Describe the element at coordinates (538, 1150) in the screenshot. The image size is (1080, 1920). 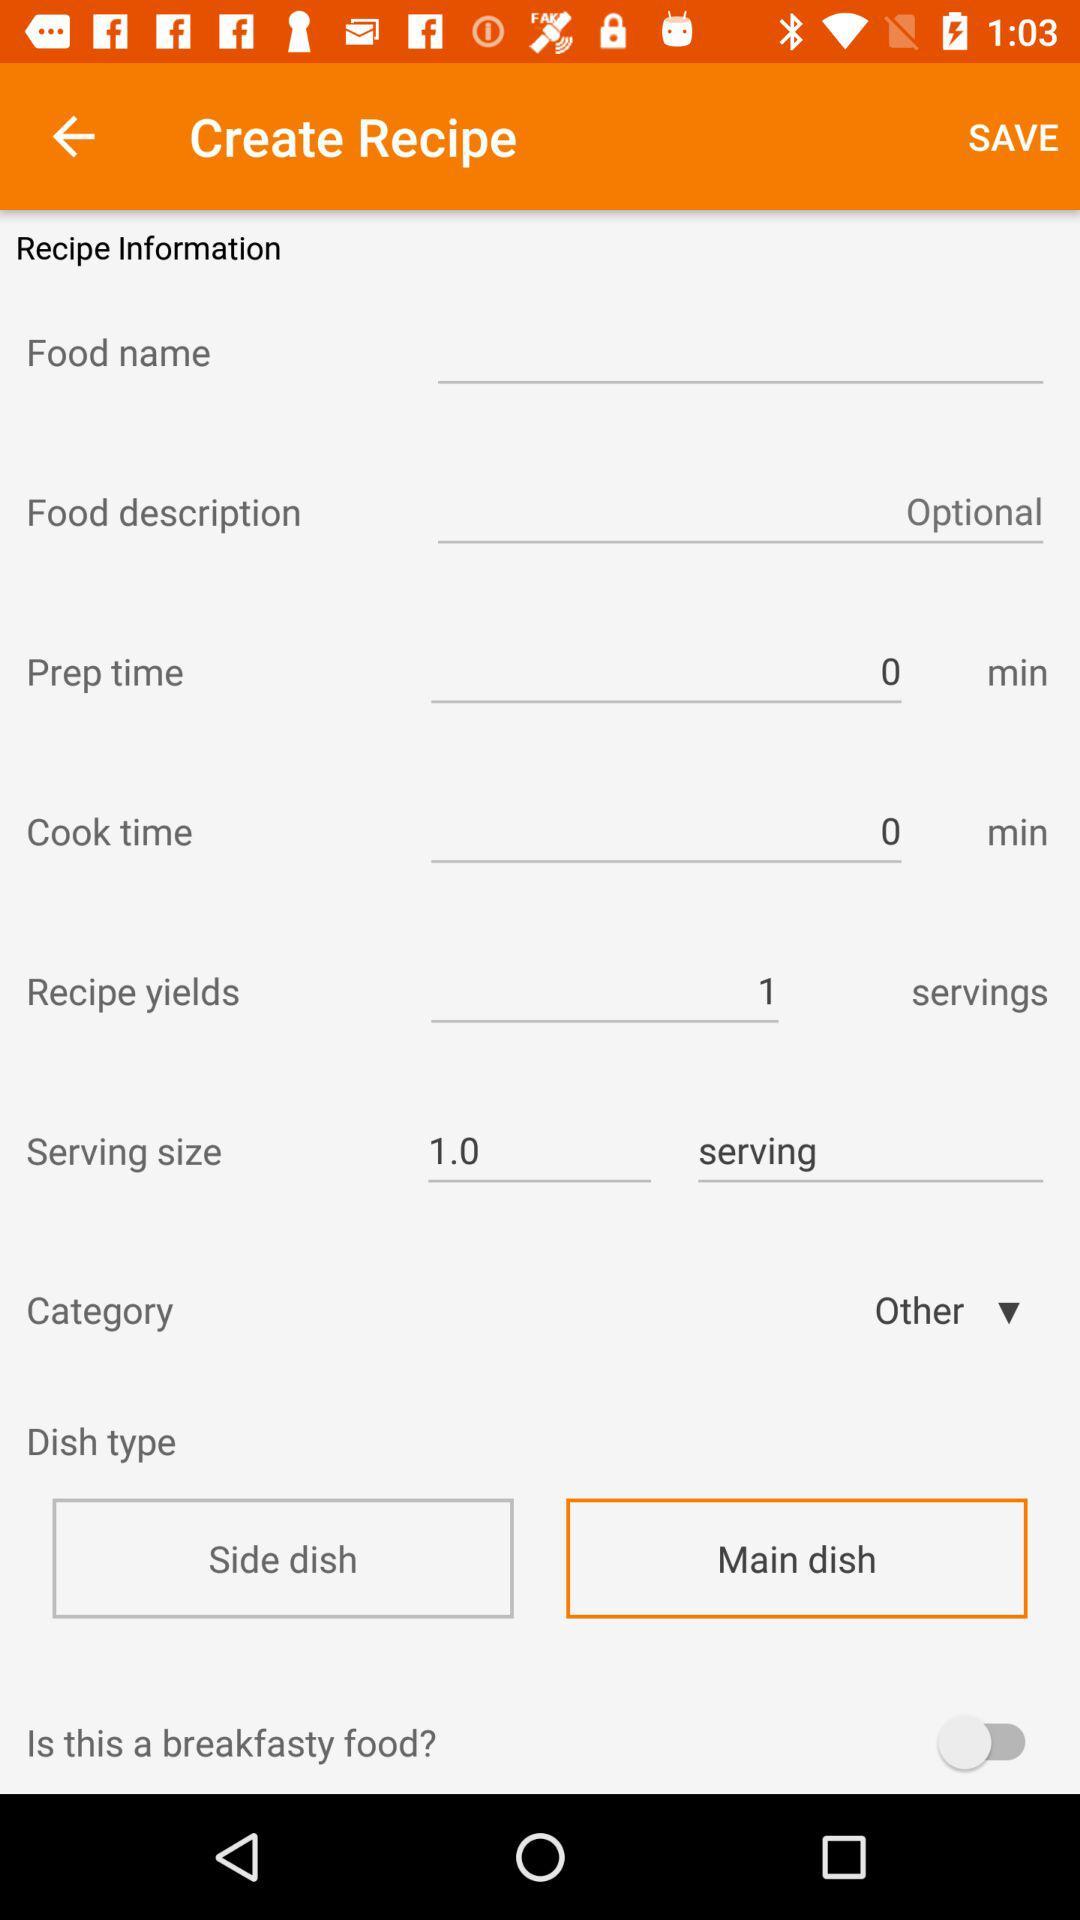
I see `item to the left of serving icon` at that location.